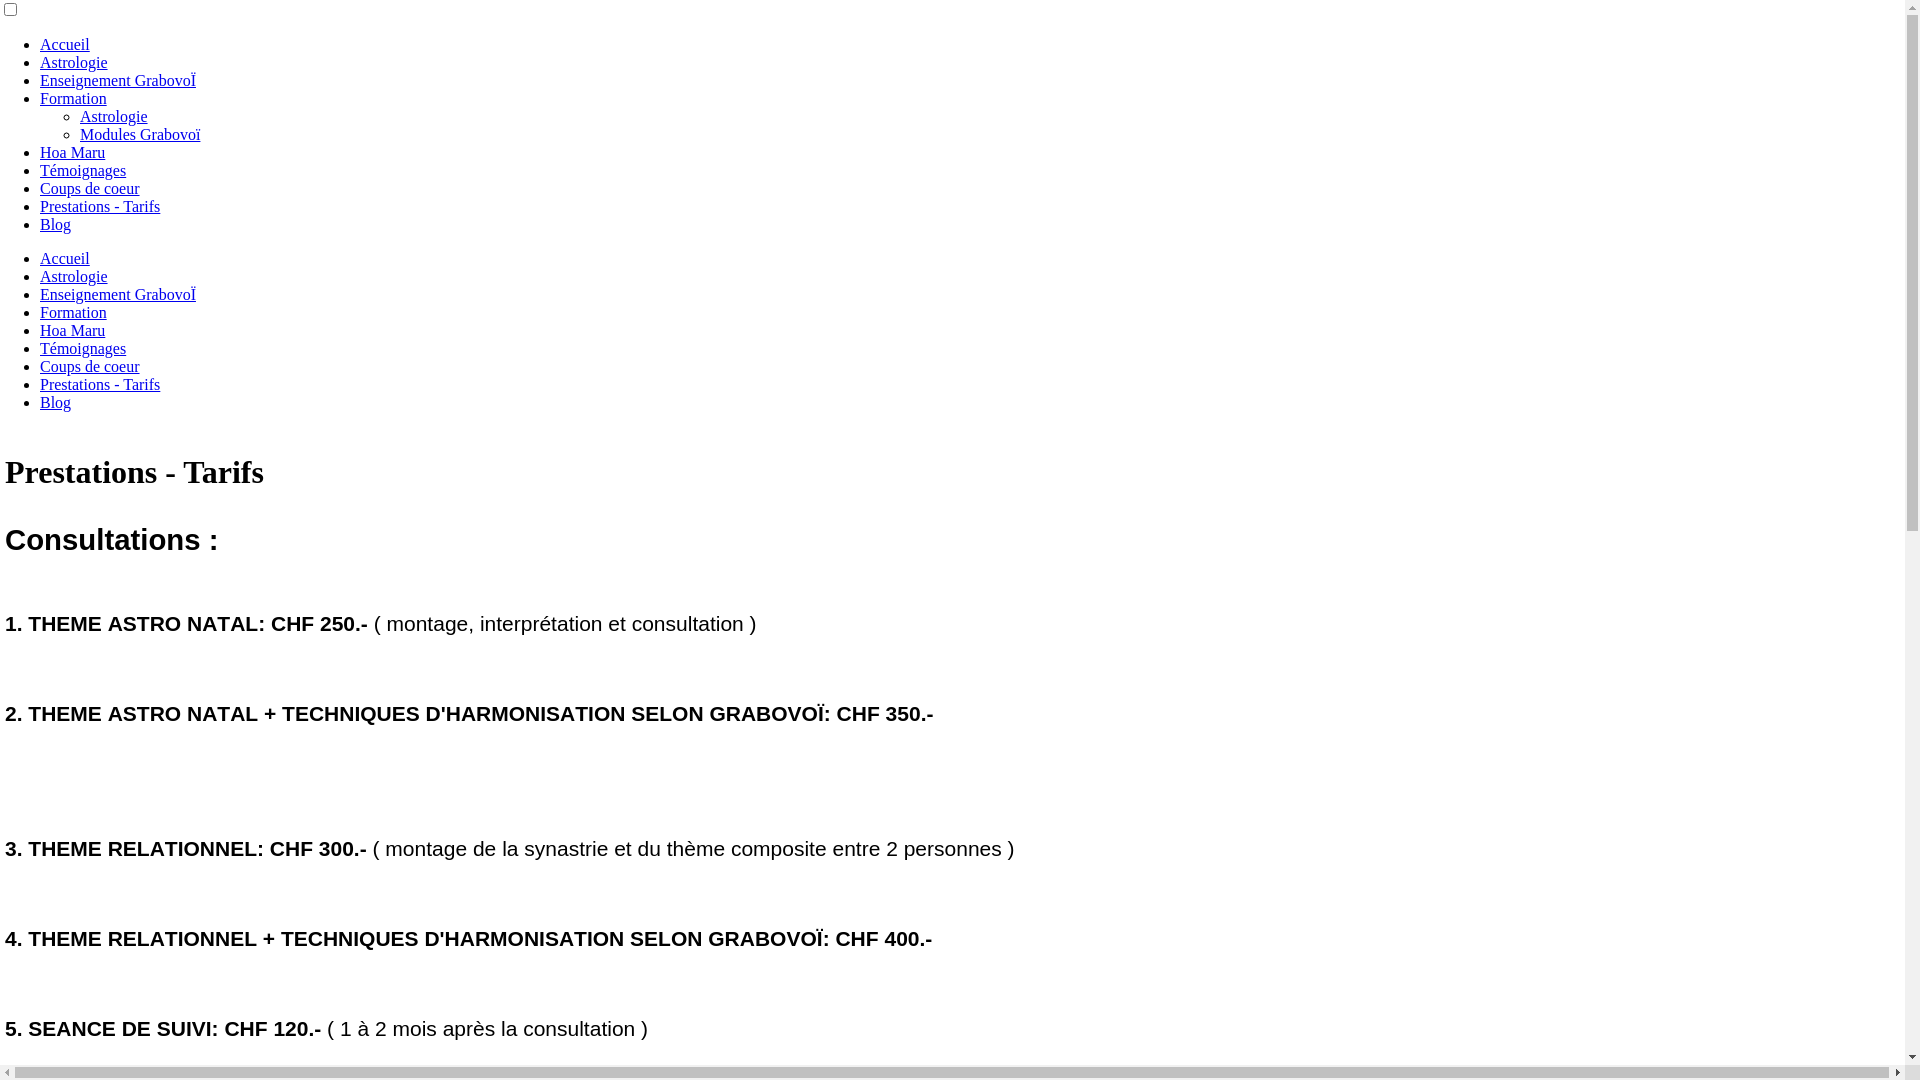 This screenshot has height=1080, width=1920. Describe the element at coordinates (65, 44) in the screenshot. I see `'Accueil'` at that location.